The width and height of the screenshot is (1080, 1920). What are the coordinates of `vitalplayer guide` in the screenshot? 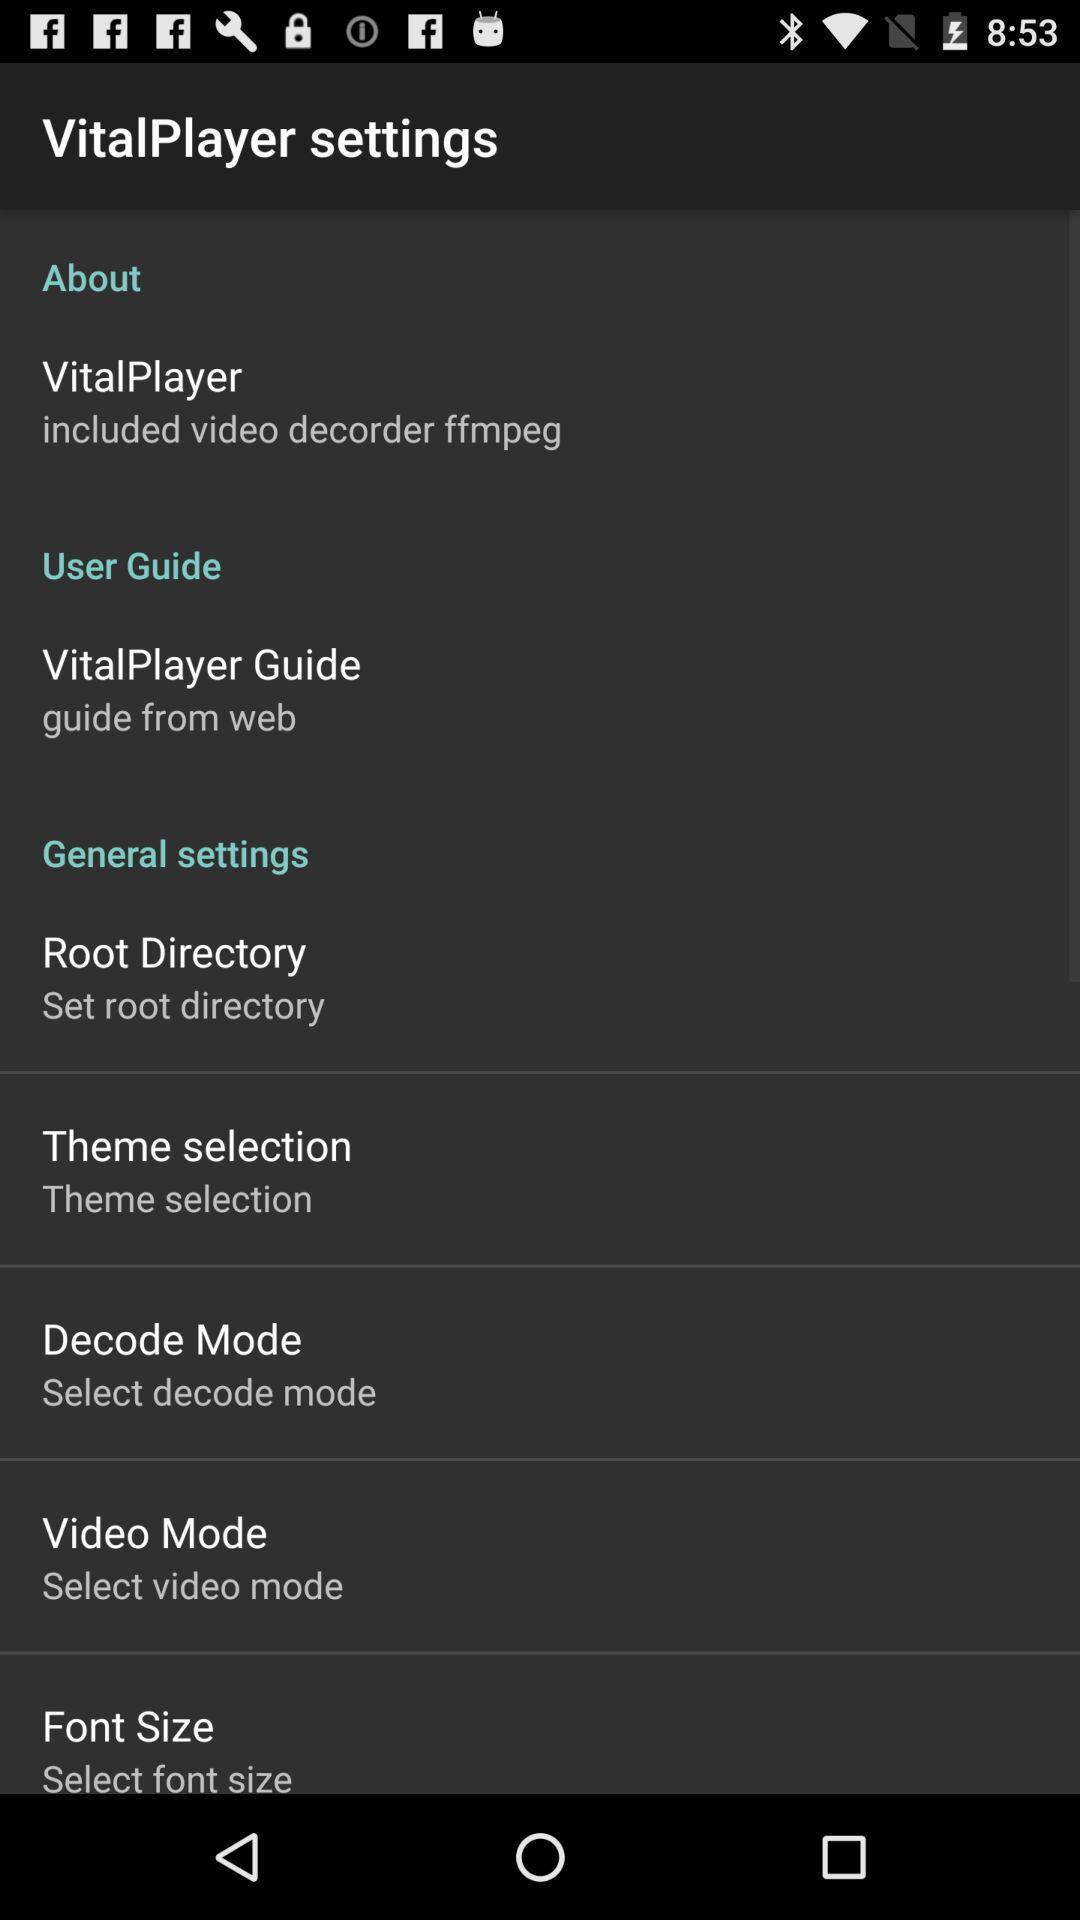 It's located at (201, 662).